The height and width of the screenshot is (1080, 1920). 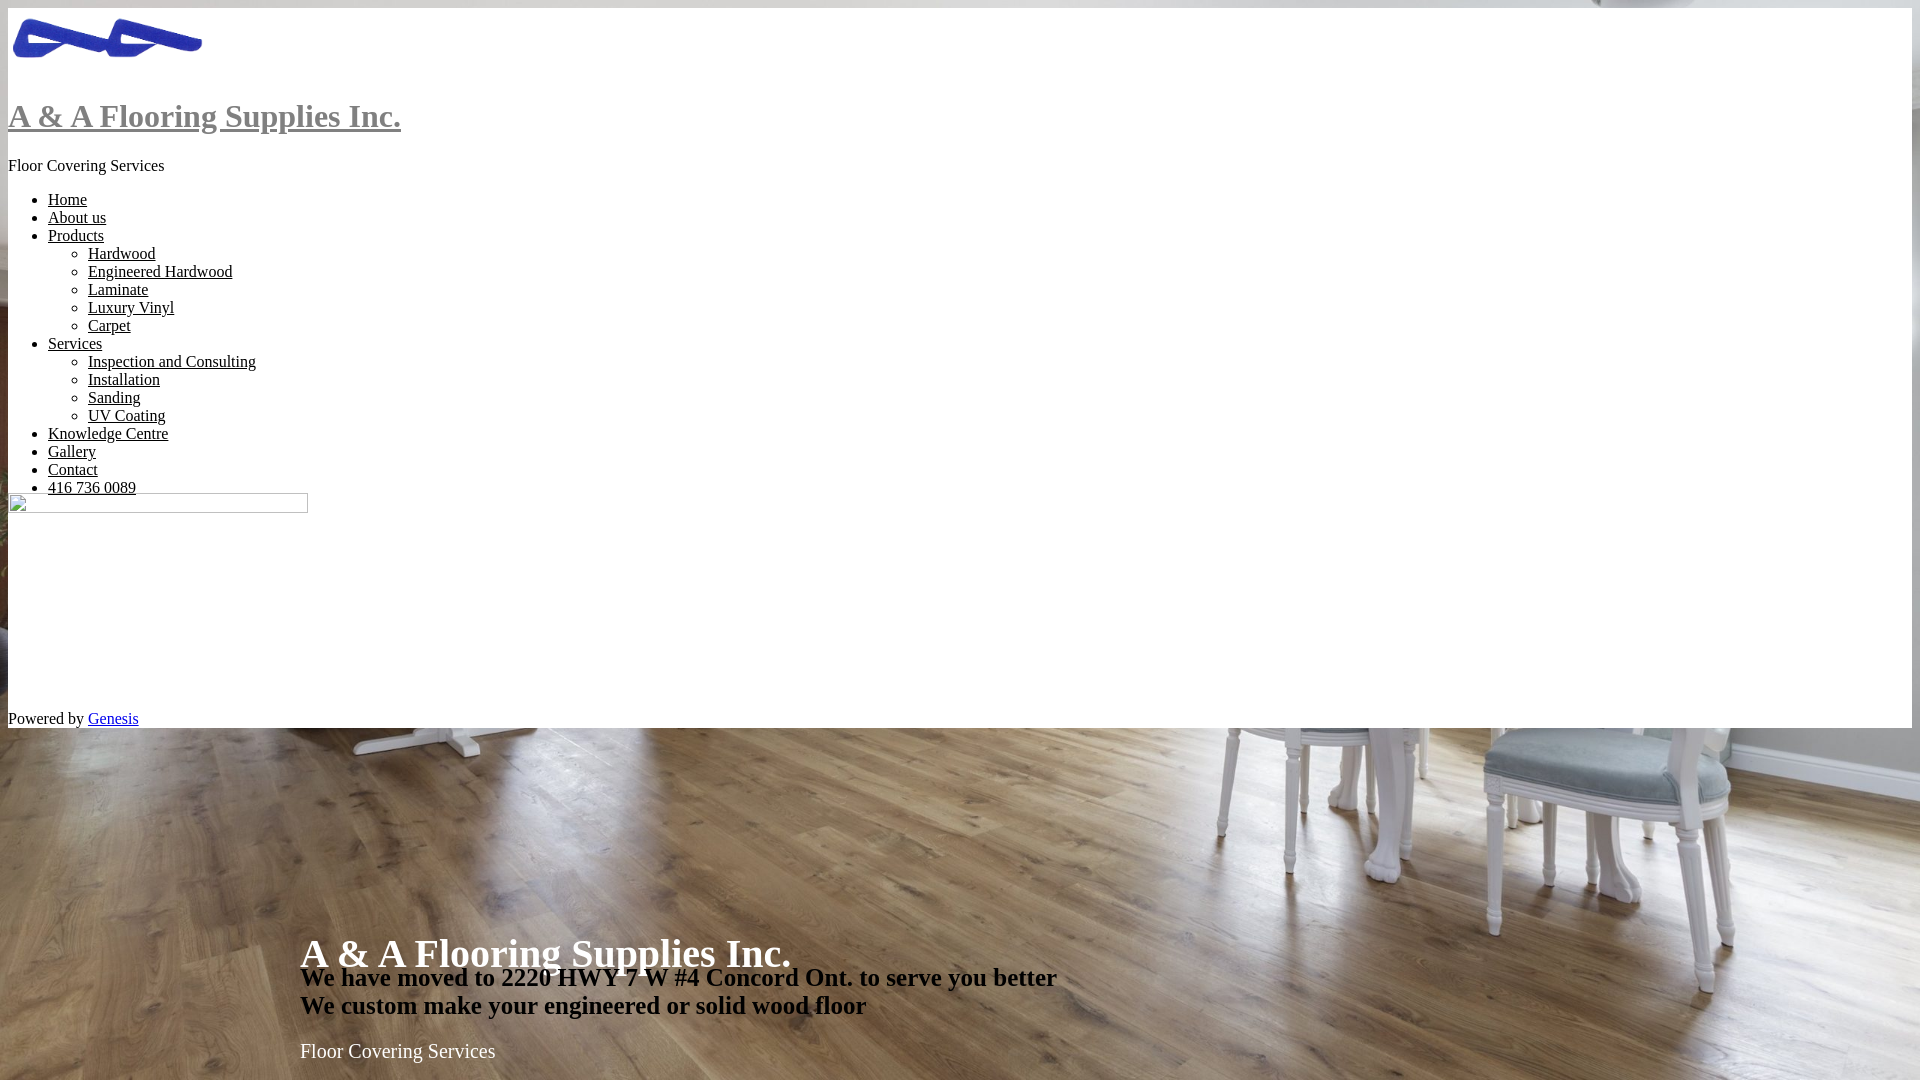 I want to click on 'Genesis', so click(x=112, y=717).